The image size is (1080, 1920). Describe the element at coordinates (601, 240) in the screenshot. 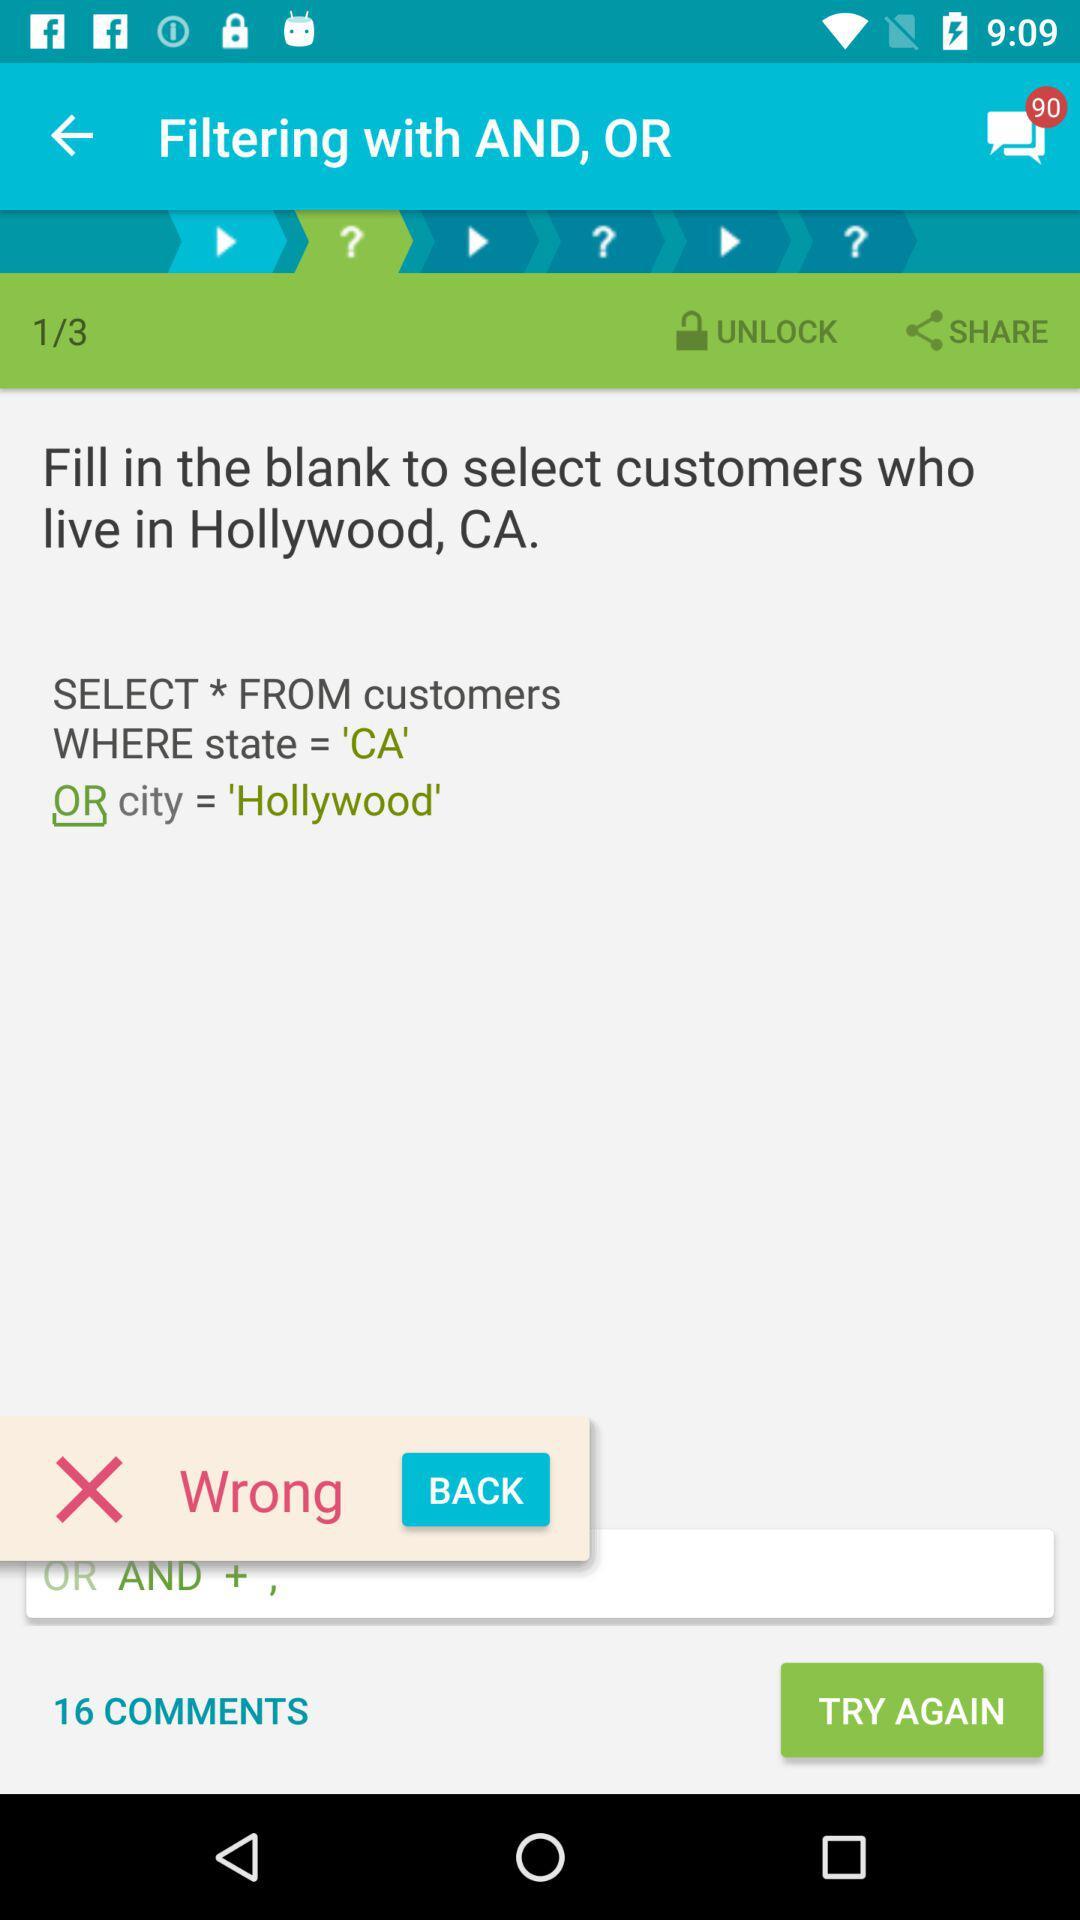

I see `question tab` at that location.